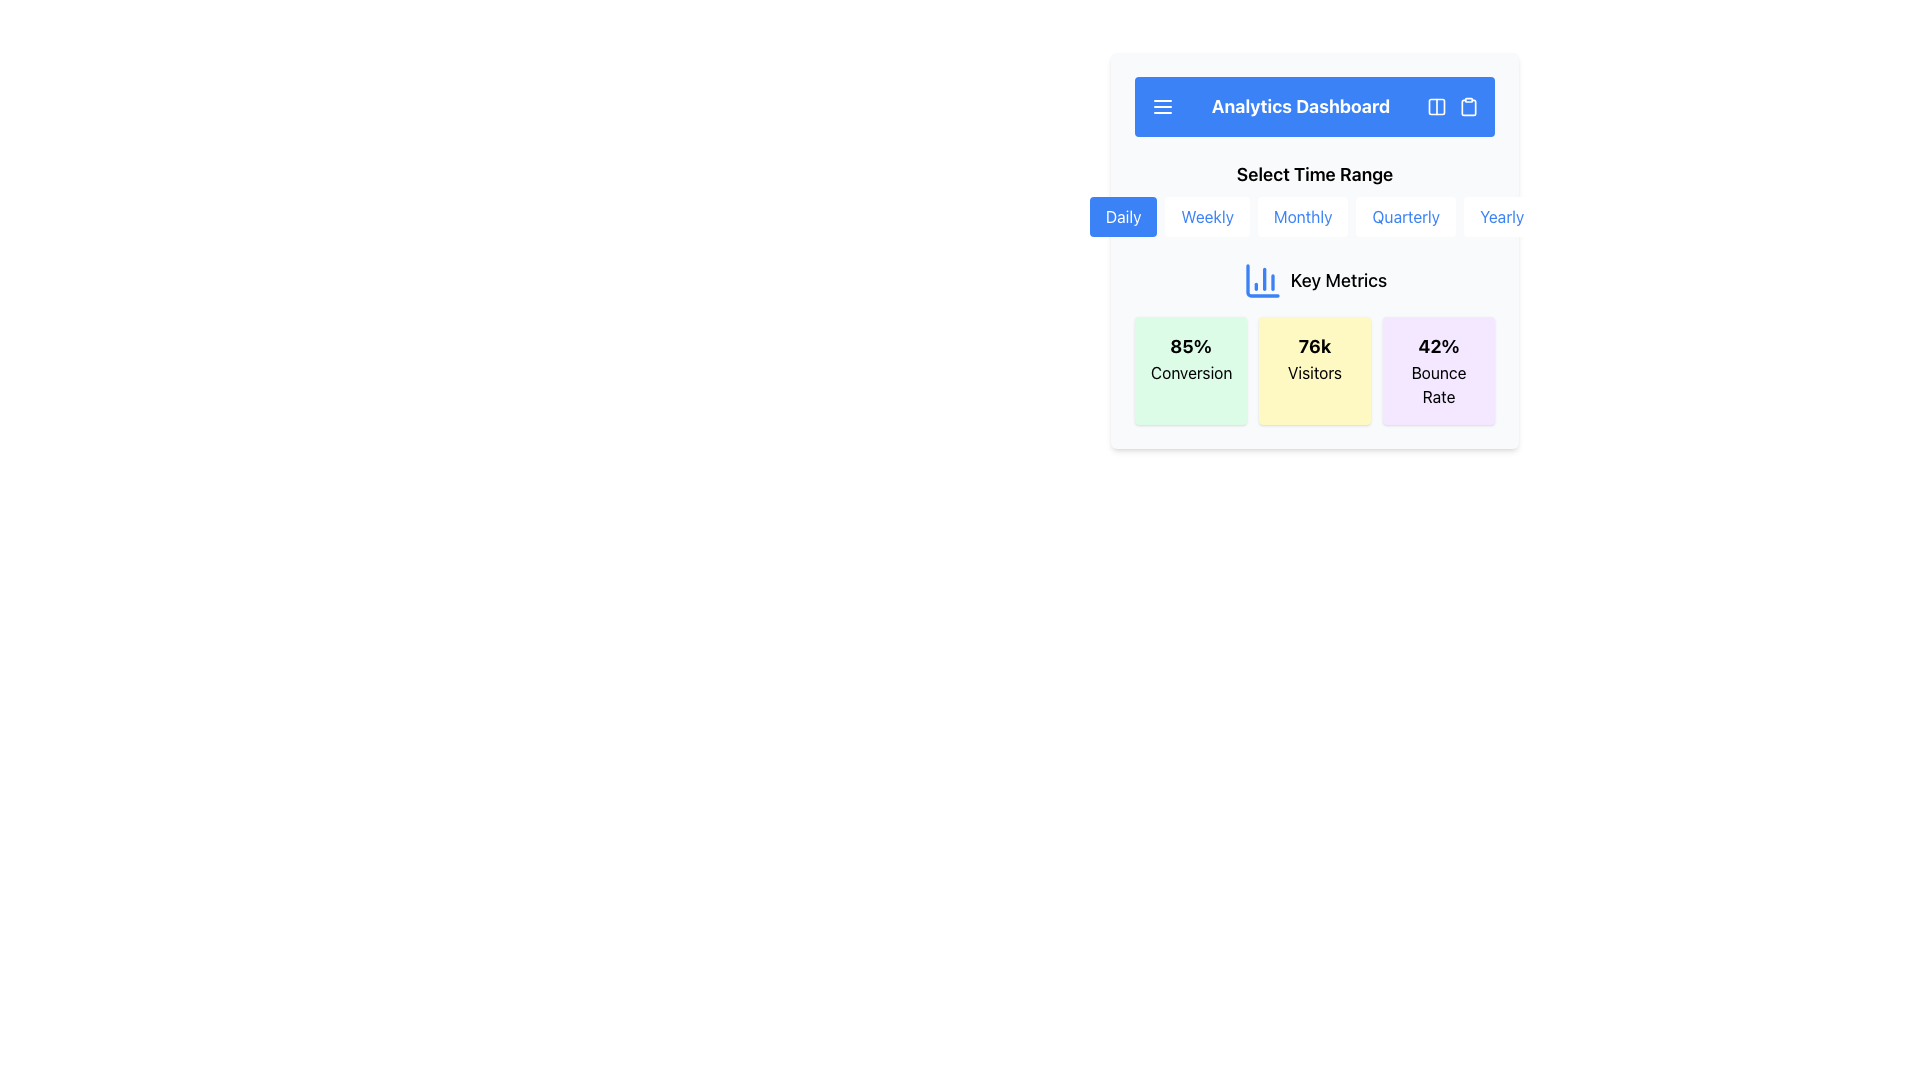 This screenshot has height=1080, width=1920. What do you see at coordinates (1438, 370) in the screenshot?
I see `the Informational Card displaying the bounce rate percentage, located in the bottom-right of the 3-column grid` at bounding box center [1438, 370].